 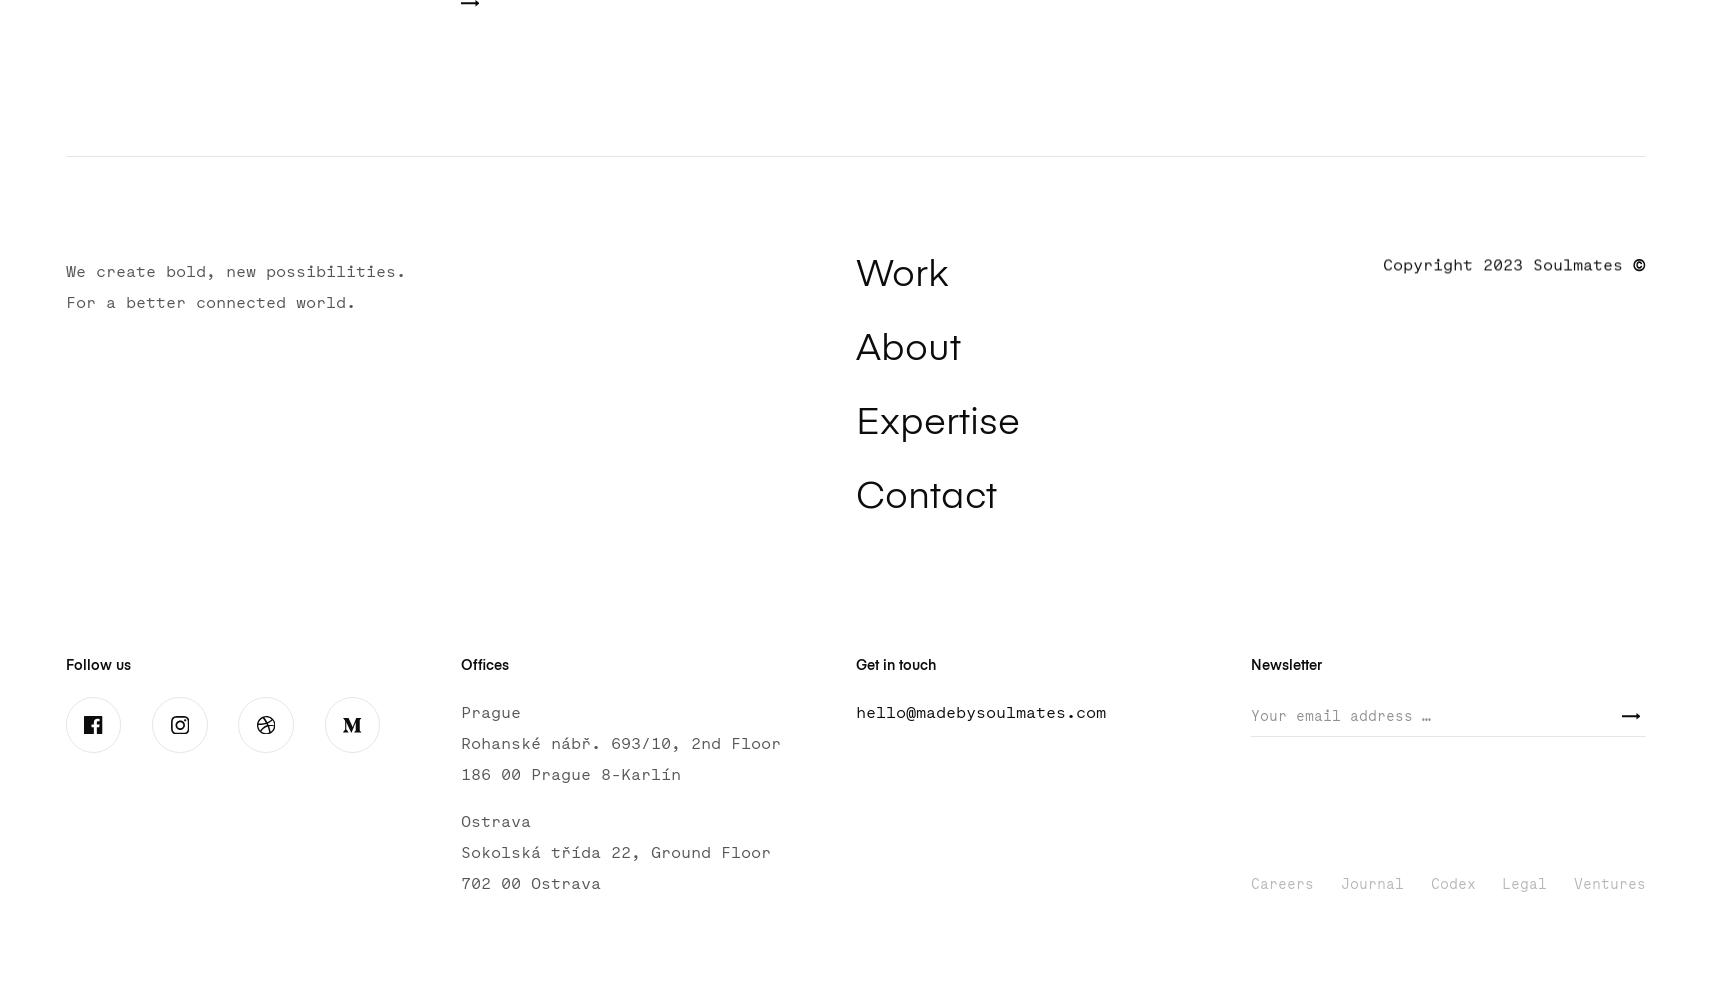 I want to click on 'Ventures', so click(x=1574, y=883).